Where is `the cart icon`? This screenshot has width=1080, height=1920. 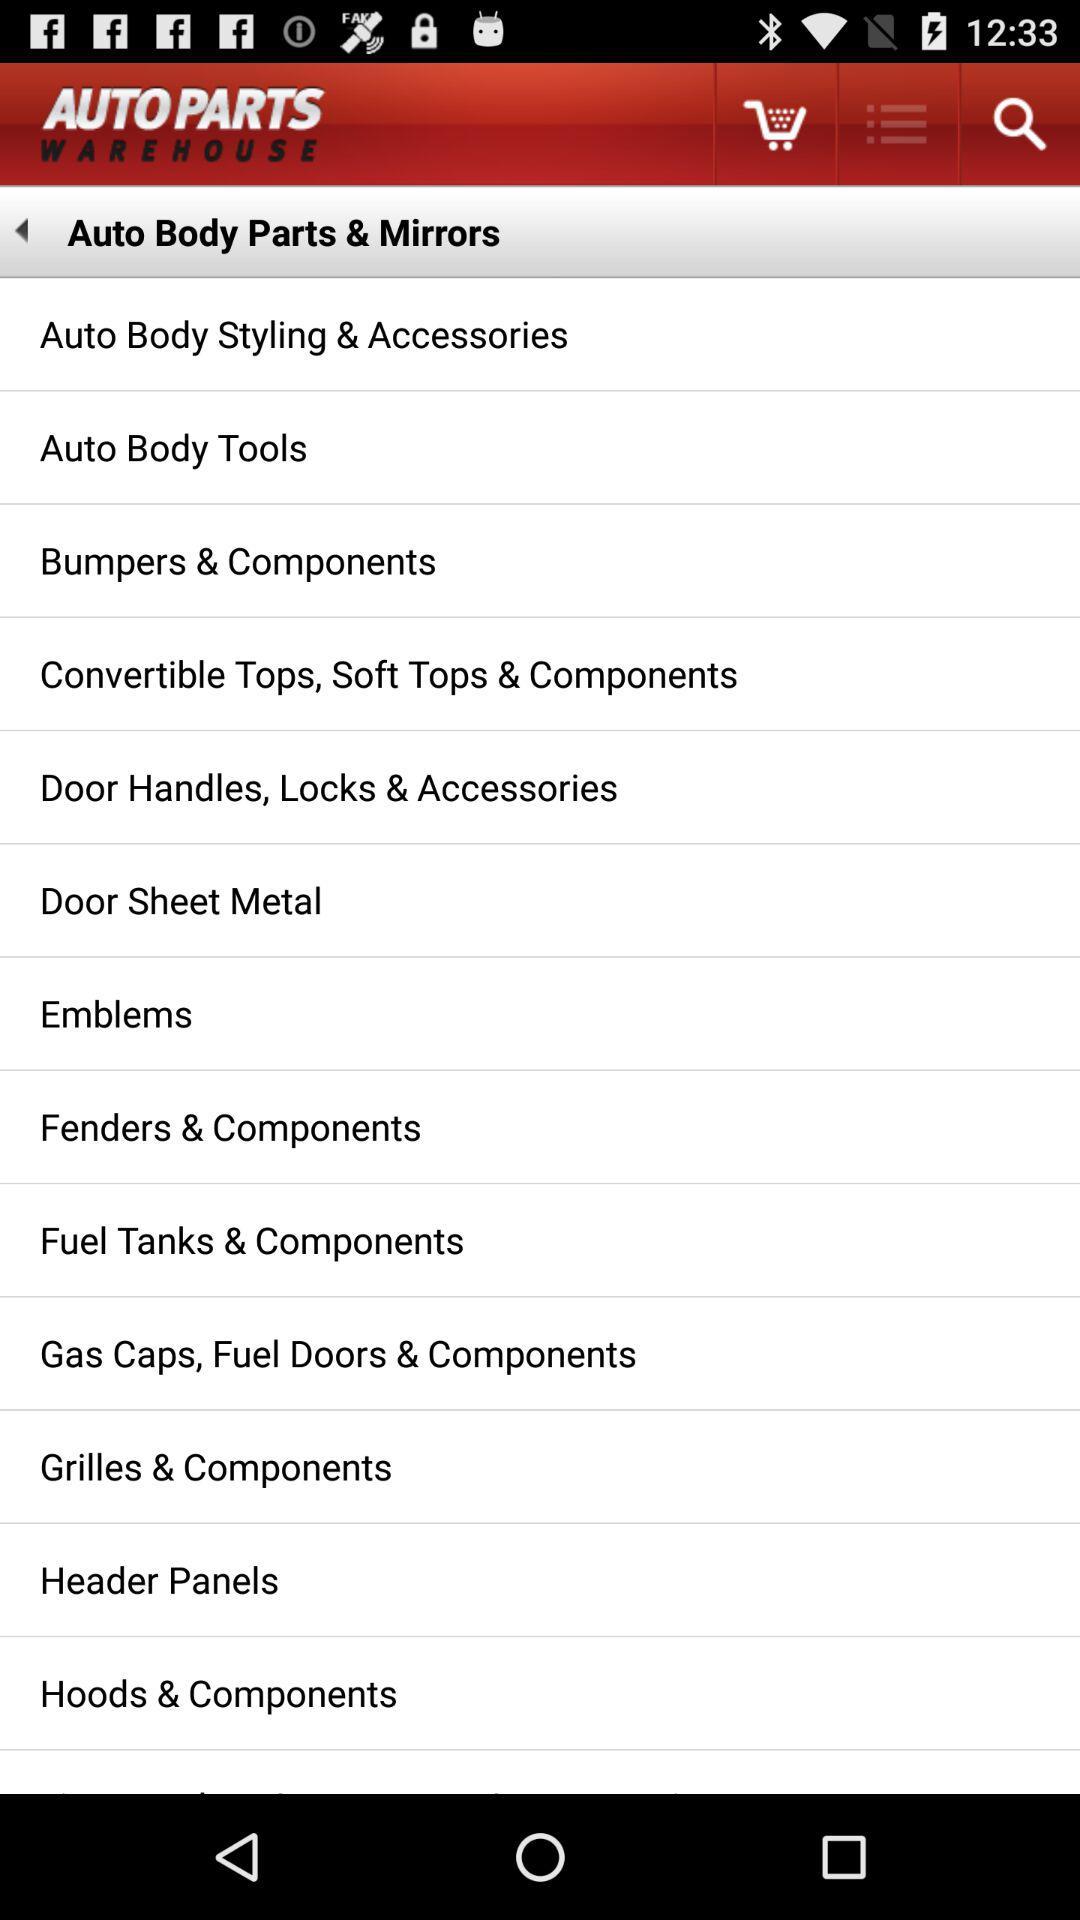 the cart icon is located at coordinates (773, 131).